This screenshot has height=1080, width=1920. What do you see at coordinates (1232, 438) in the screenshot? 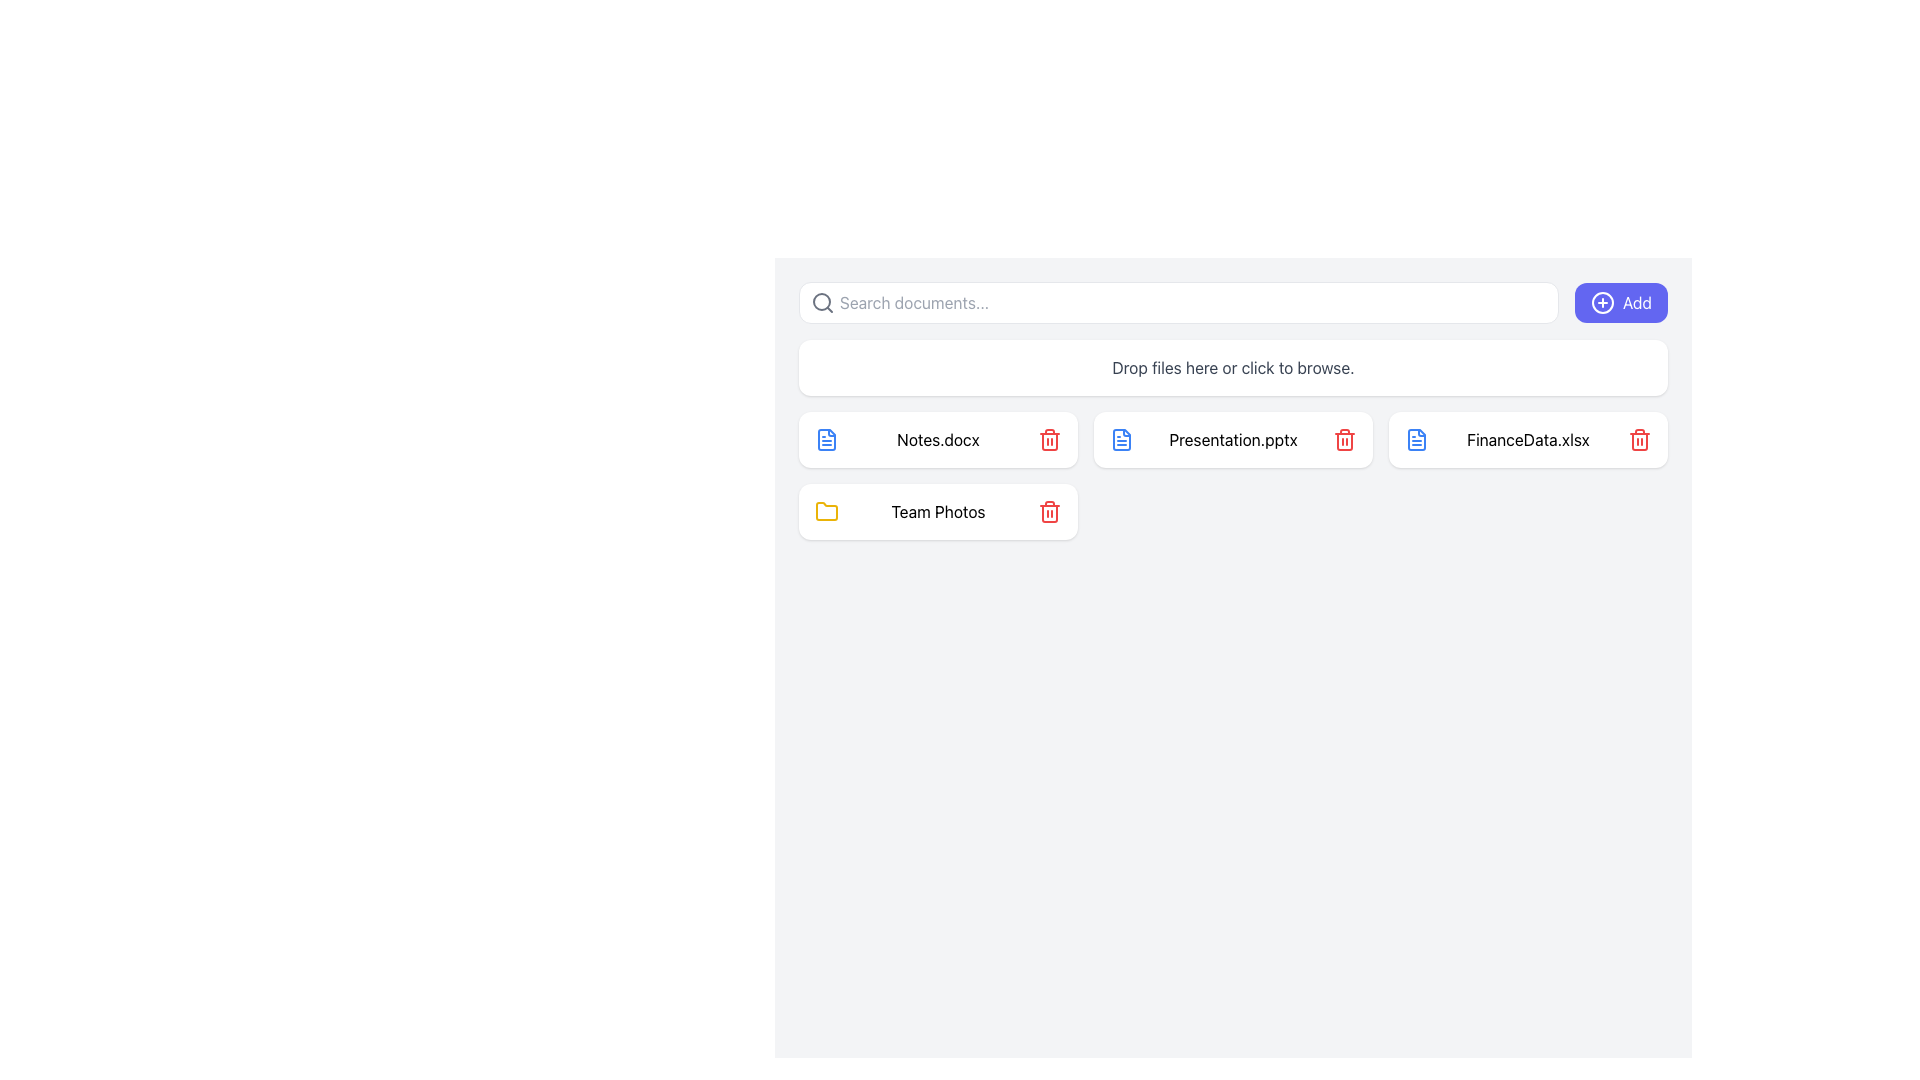
I see `the text label displaying the filename 'Presentation.pptx', which is part of a file management interface, located between a file icon and a trash icon` at bounding box center [1232, 438].